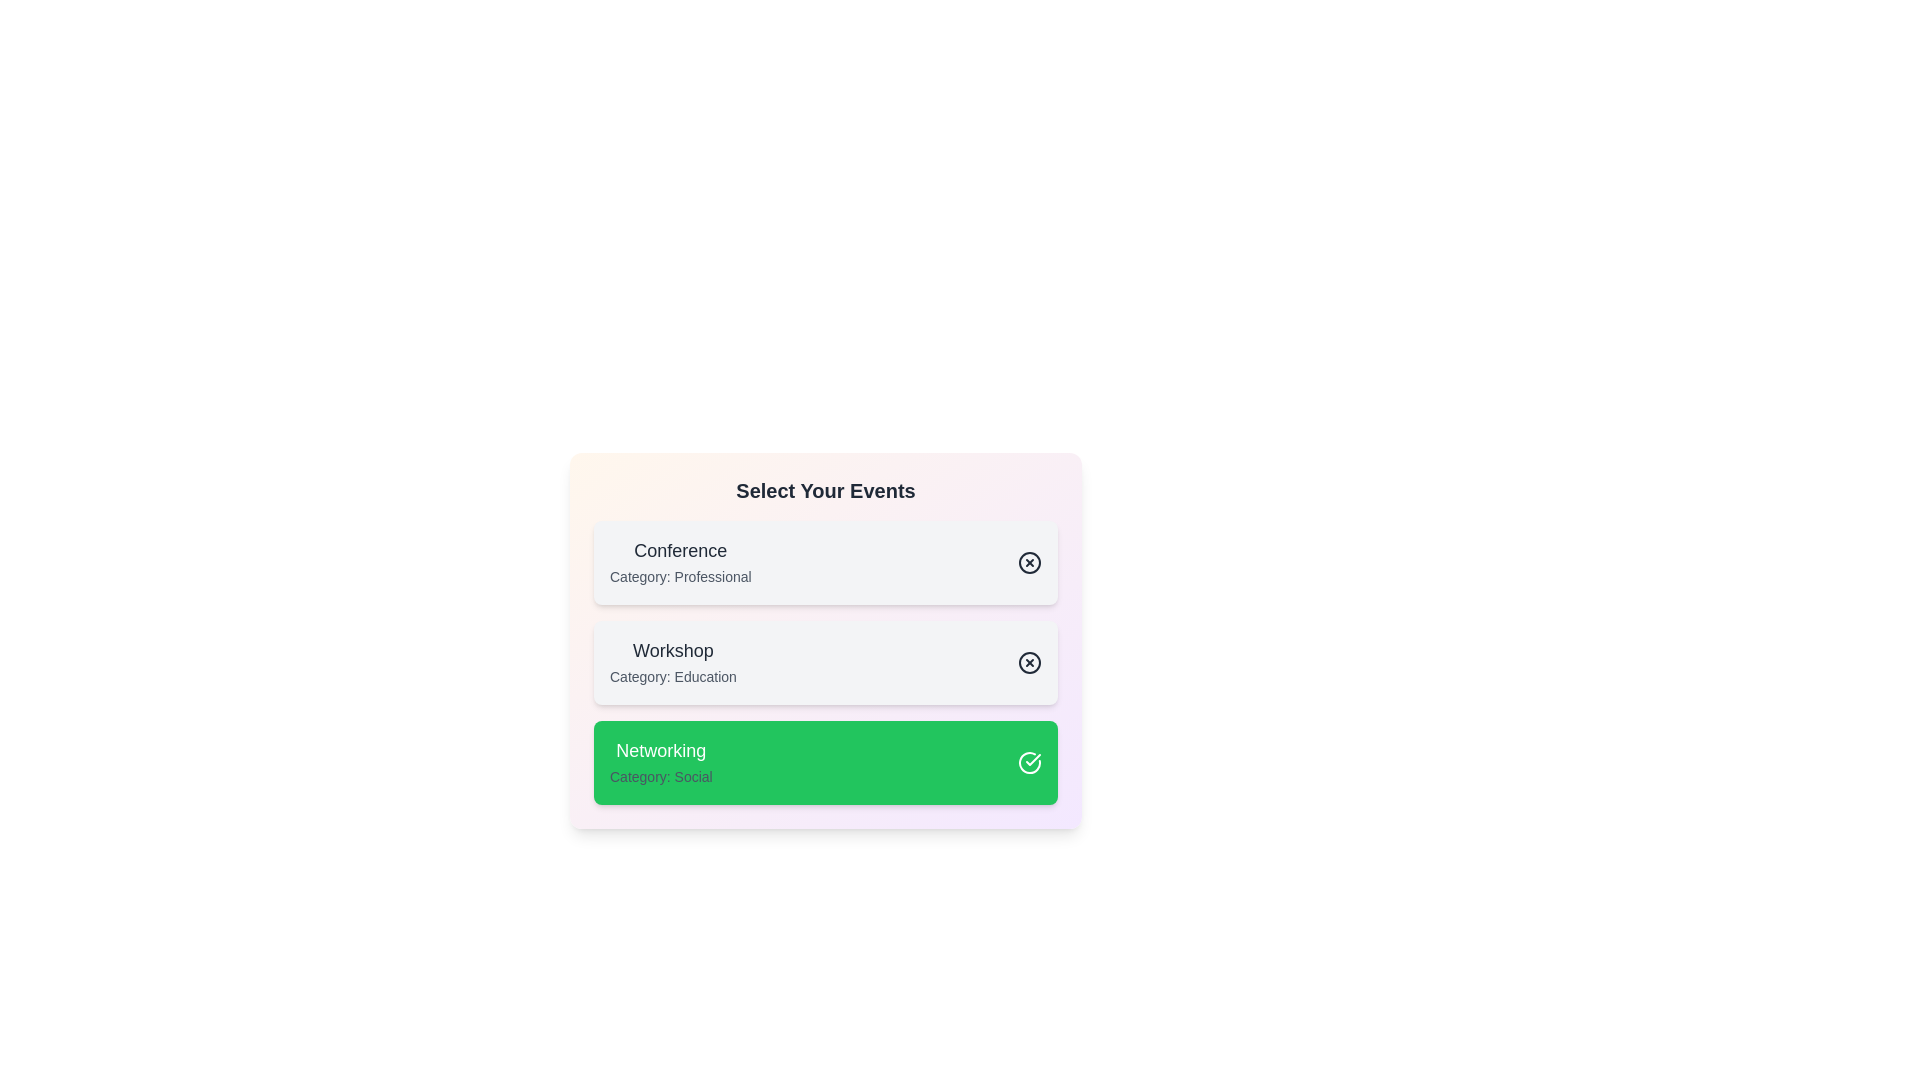 This screenshot has width=1920, height=1080. I want to click on the event Conference, so click(825, 563).